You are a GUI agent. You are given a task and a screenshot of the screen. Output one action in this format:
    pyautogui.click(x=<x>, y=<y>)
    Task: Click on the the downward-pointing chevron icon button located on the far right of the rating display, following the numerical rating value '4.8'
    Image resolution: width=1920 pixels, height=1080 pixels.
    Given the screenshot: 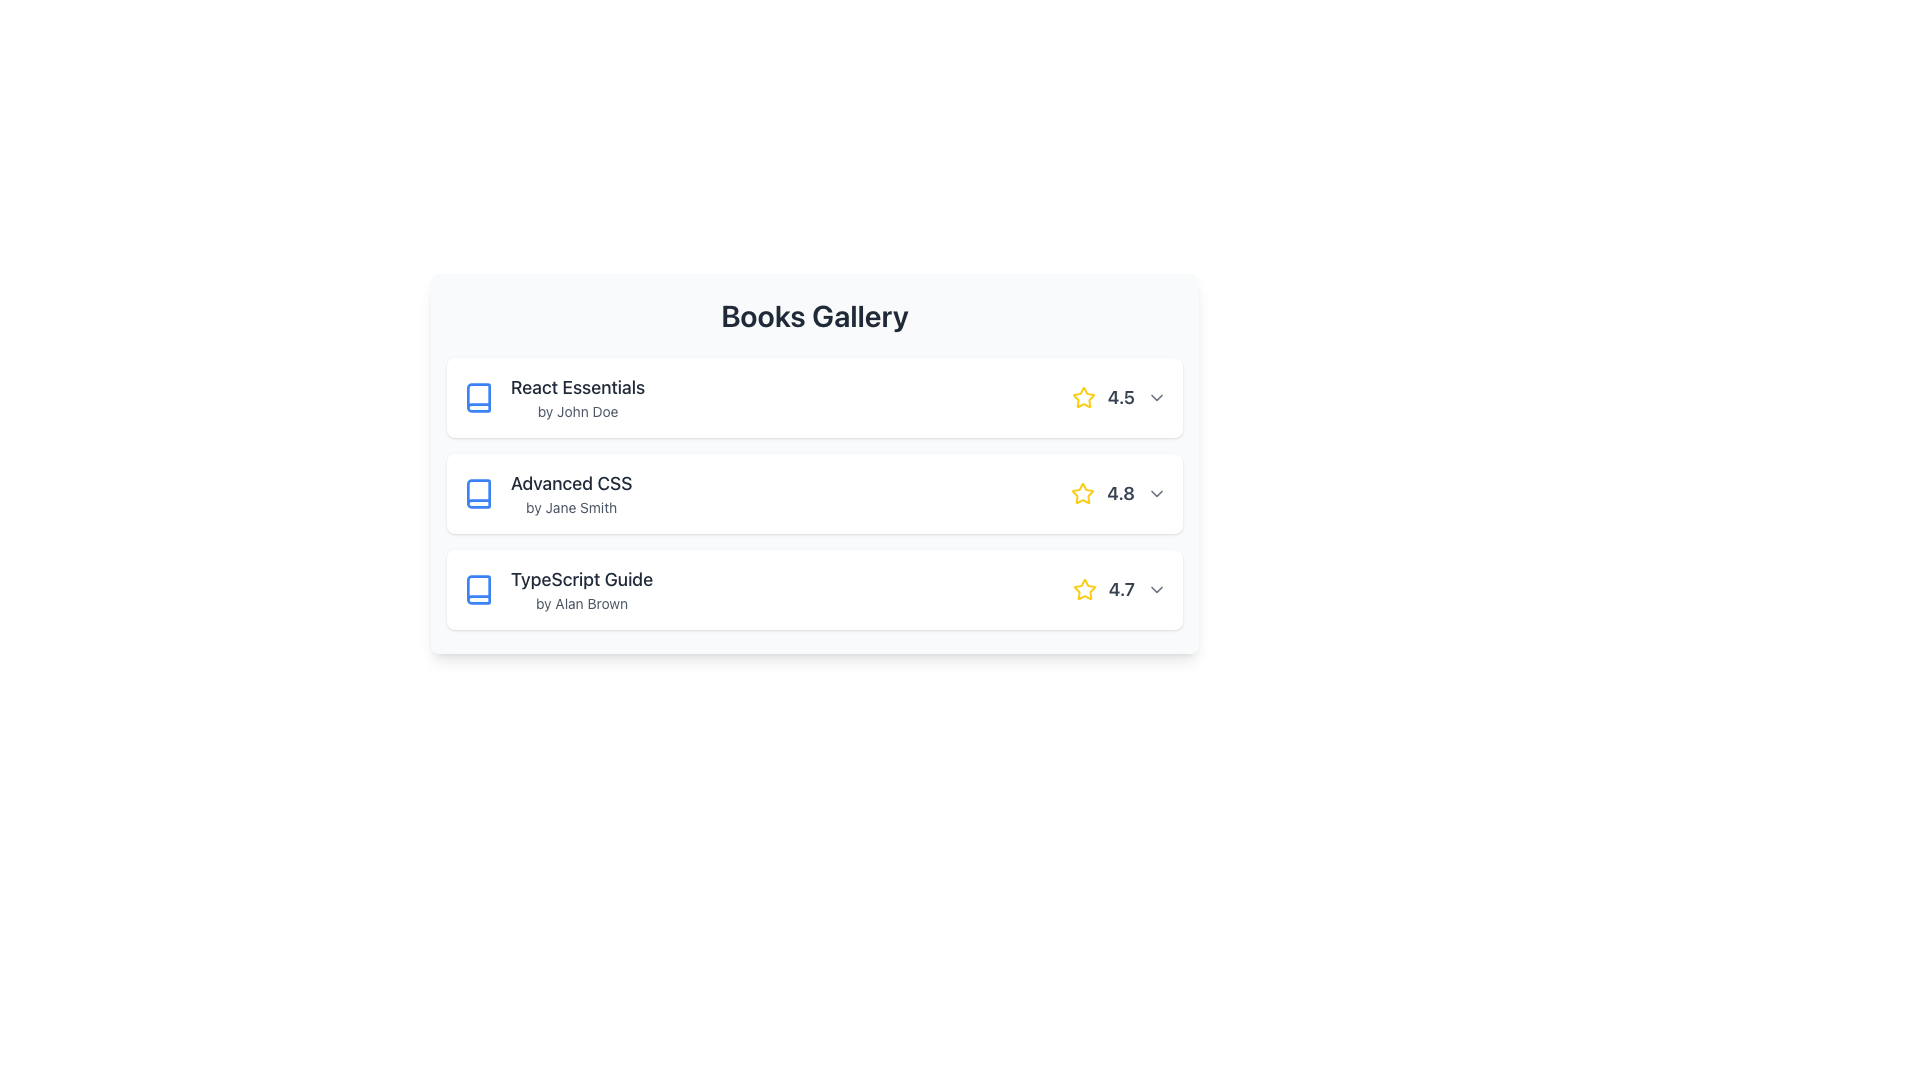 What is the action you would take?
    pyautogui.click(x=1156, y=493)
    